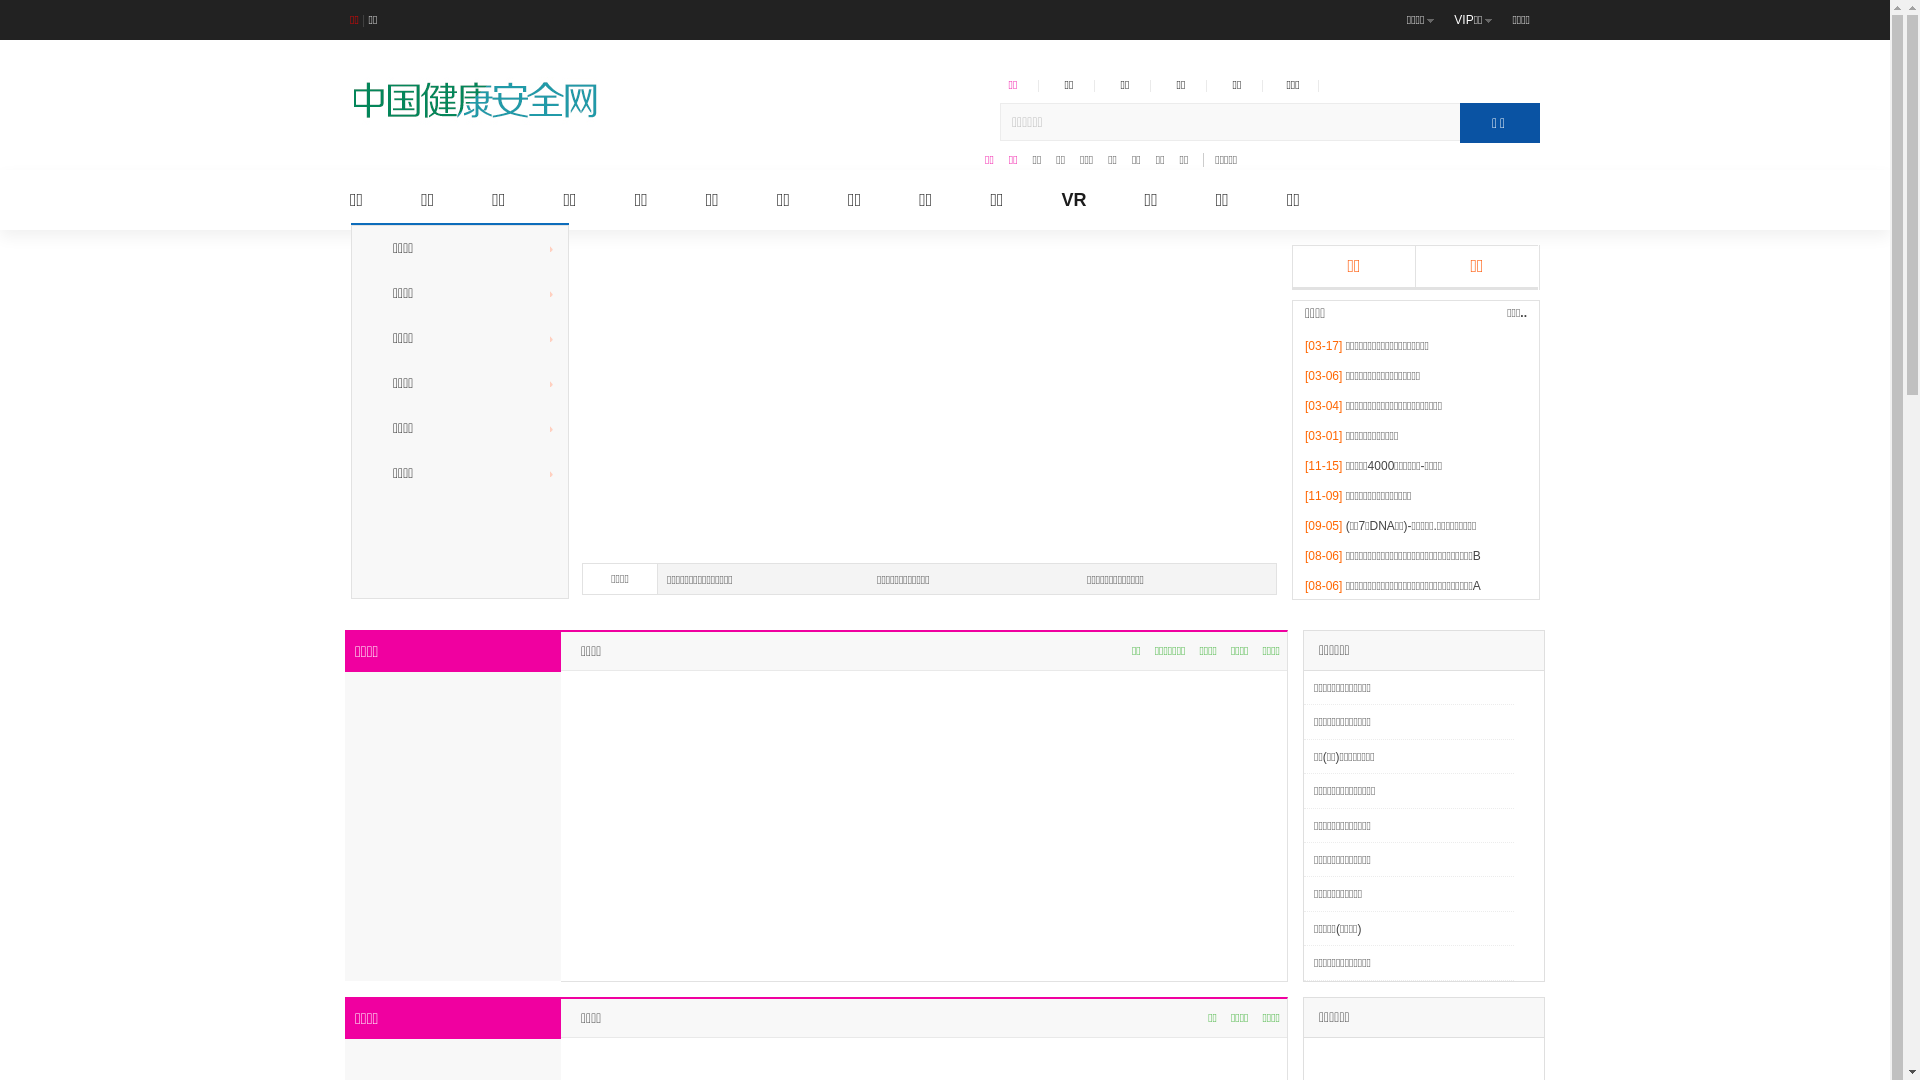 The width and height of the screenshot is (1920, 1080). I want to click on '[09-05]', so click(1305, 524).